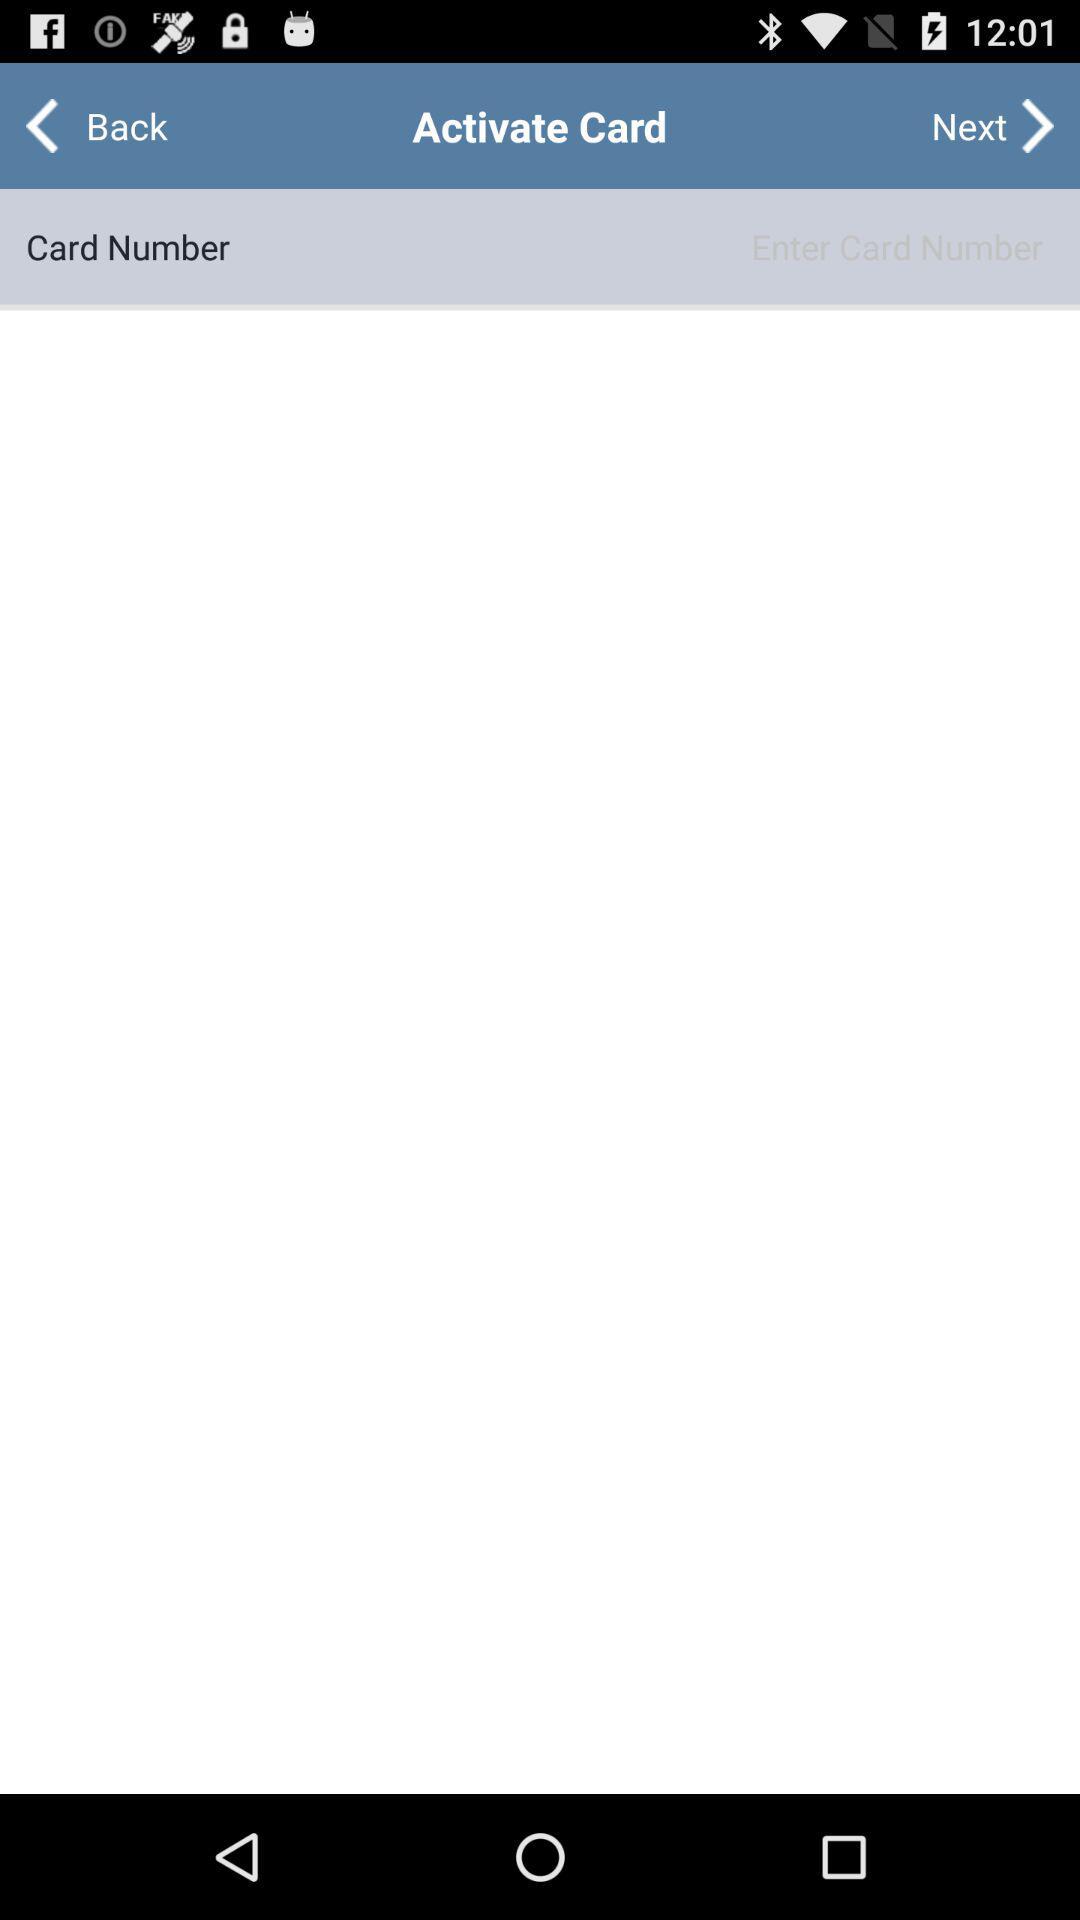 Image resolution: width=1080 pixels, height=1920 pixels. I want to click on the button at the top right corner, so click(968, 124).